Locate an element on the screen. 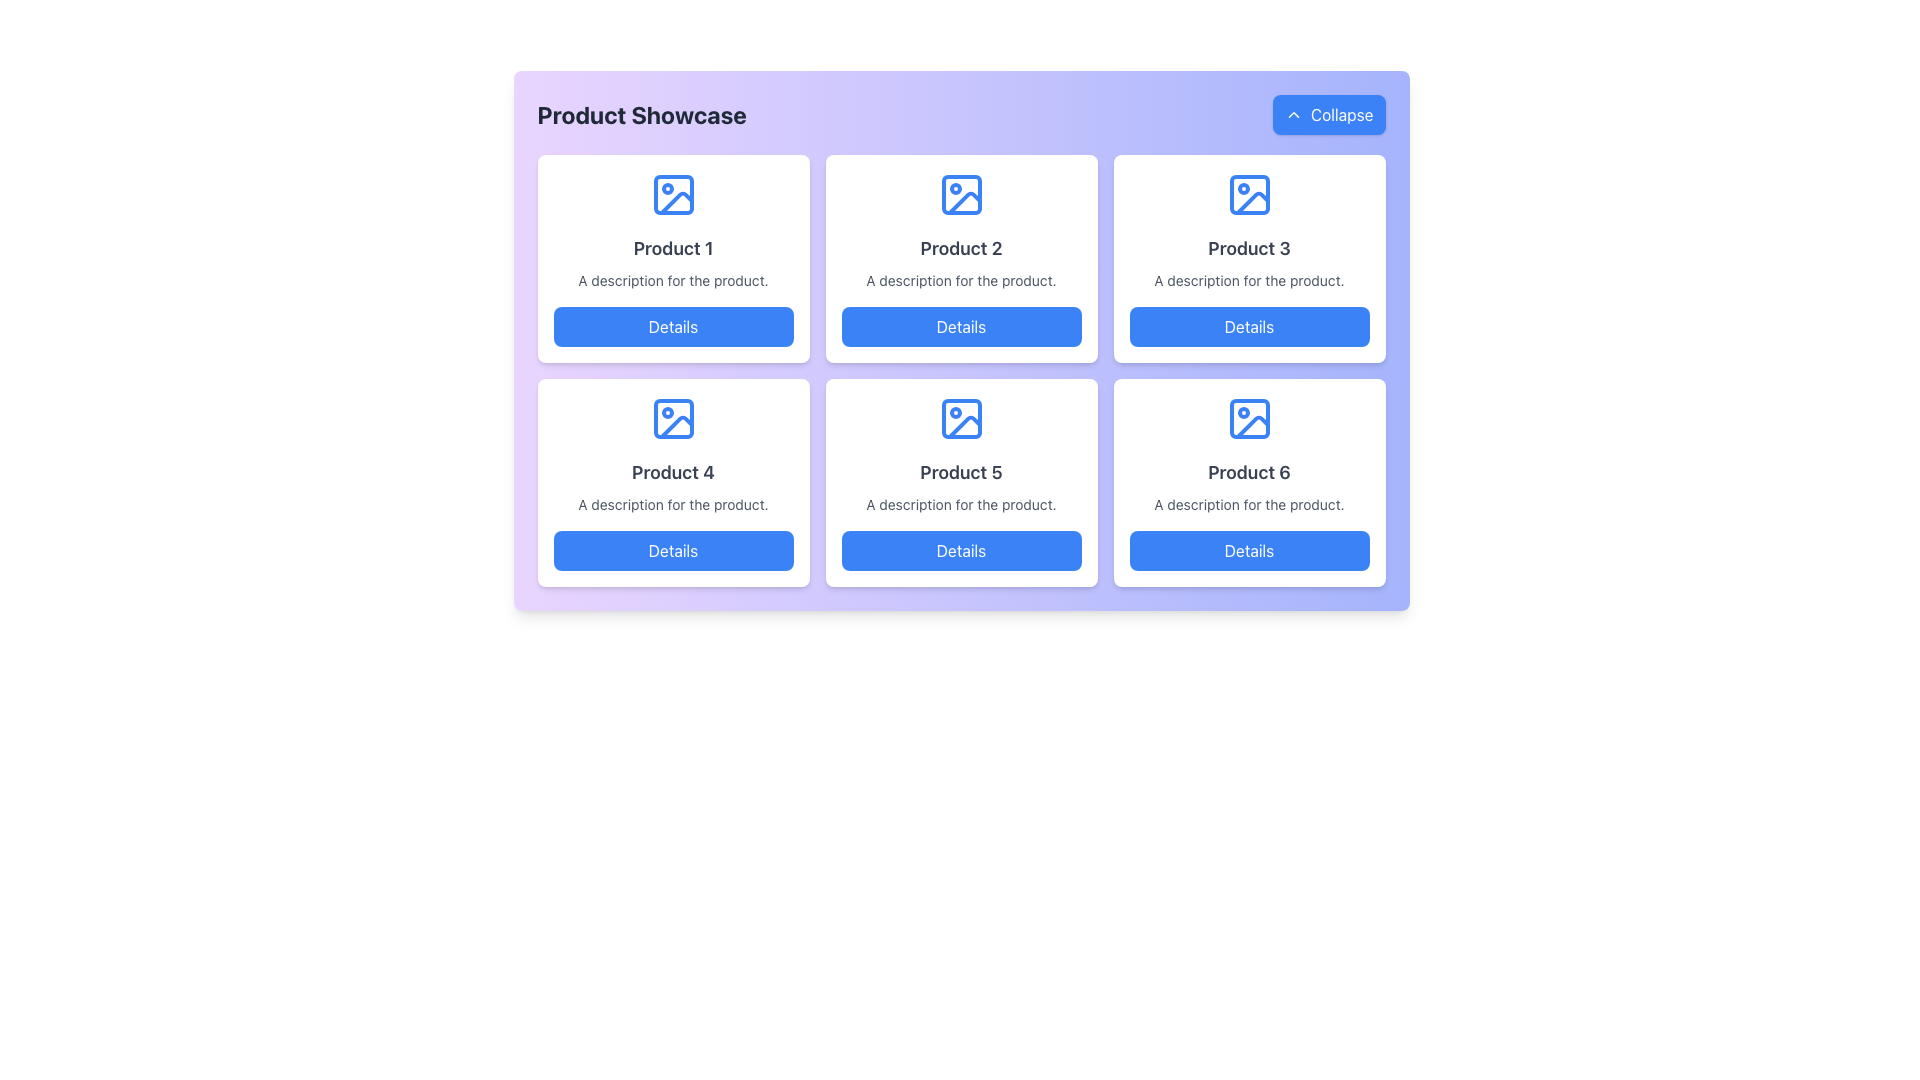 Image resolution: width=1920 pixels, height=1080 pixels. the image icon representing 'Product 5' located in the second row, second column of the six-product grid layout is located at coordinates (964, 426).